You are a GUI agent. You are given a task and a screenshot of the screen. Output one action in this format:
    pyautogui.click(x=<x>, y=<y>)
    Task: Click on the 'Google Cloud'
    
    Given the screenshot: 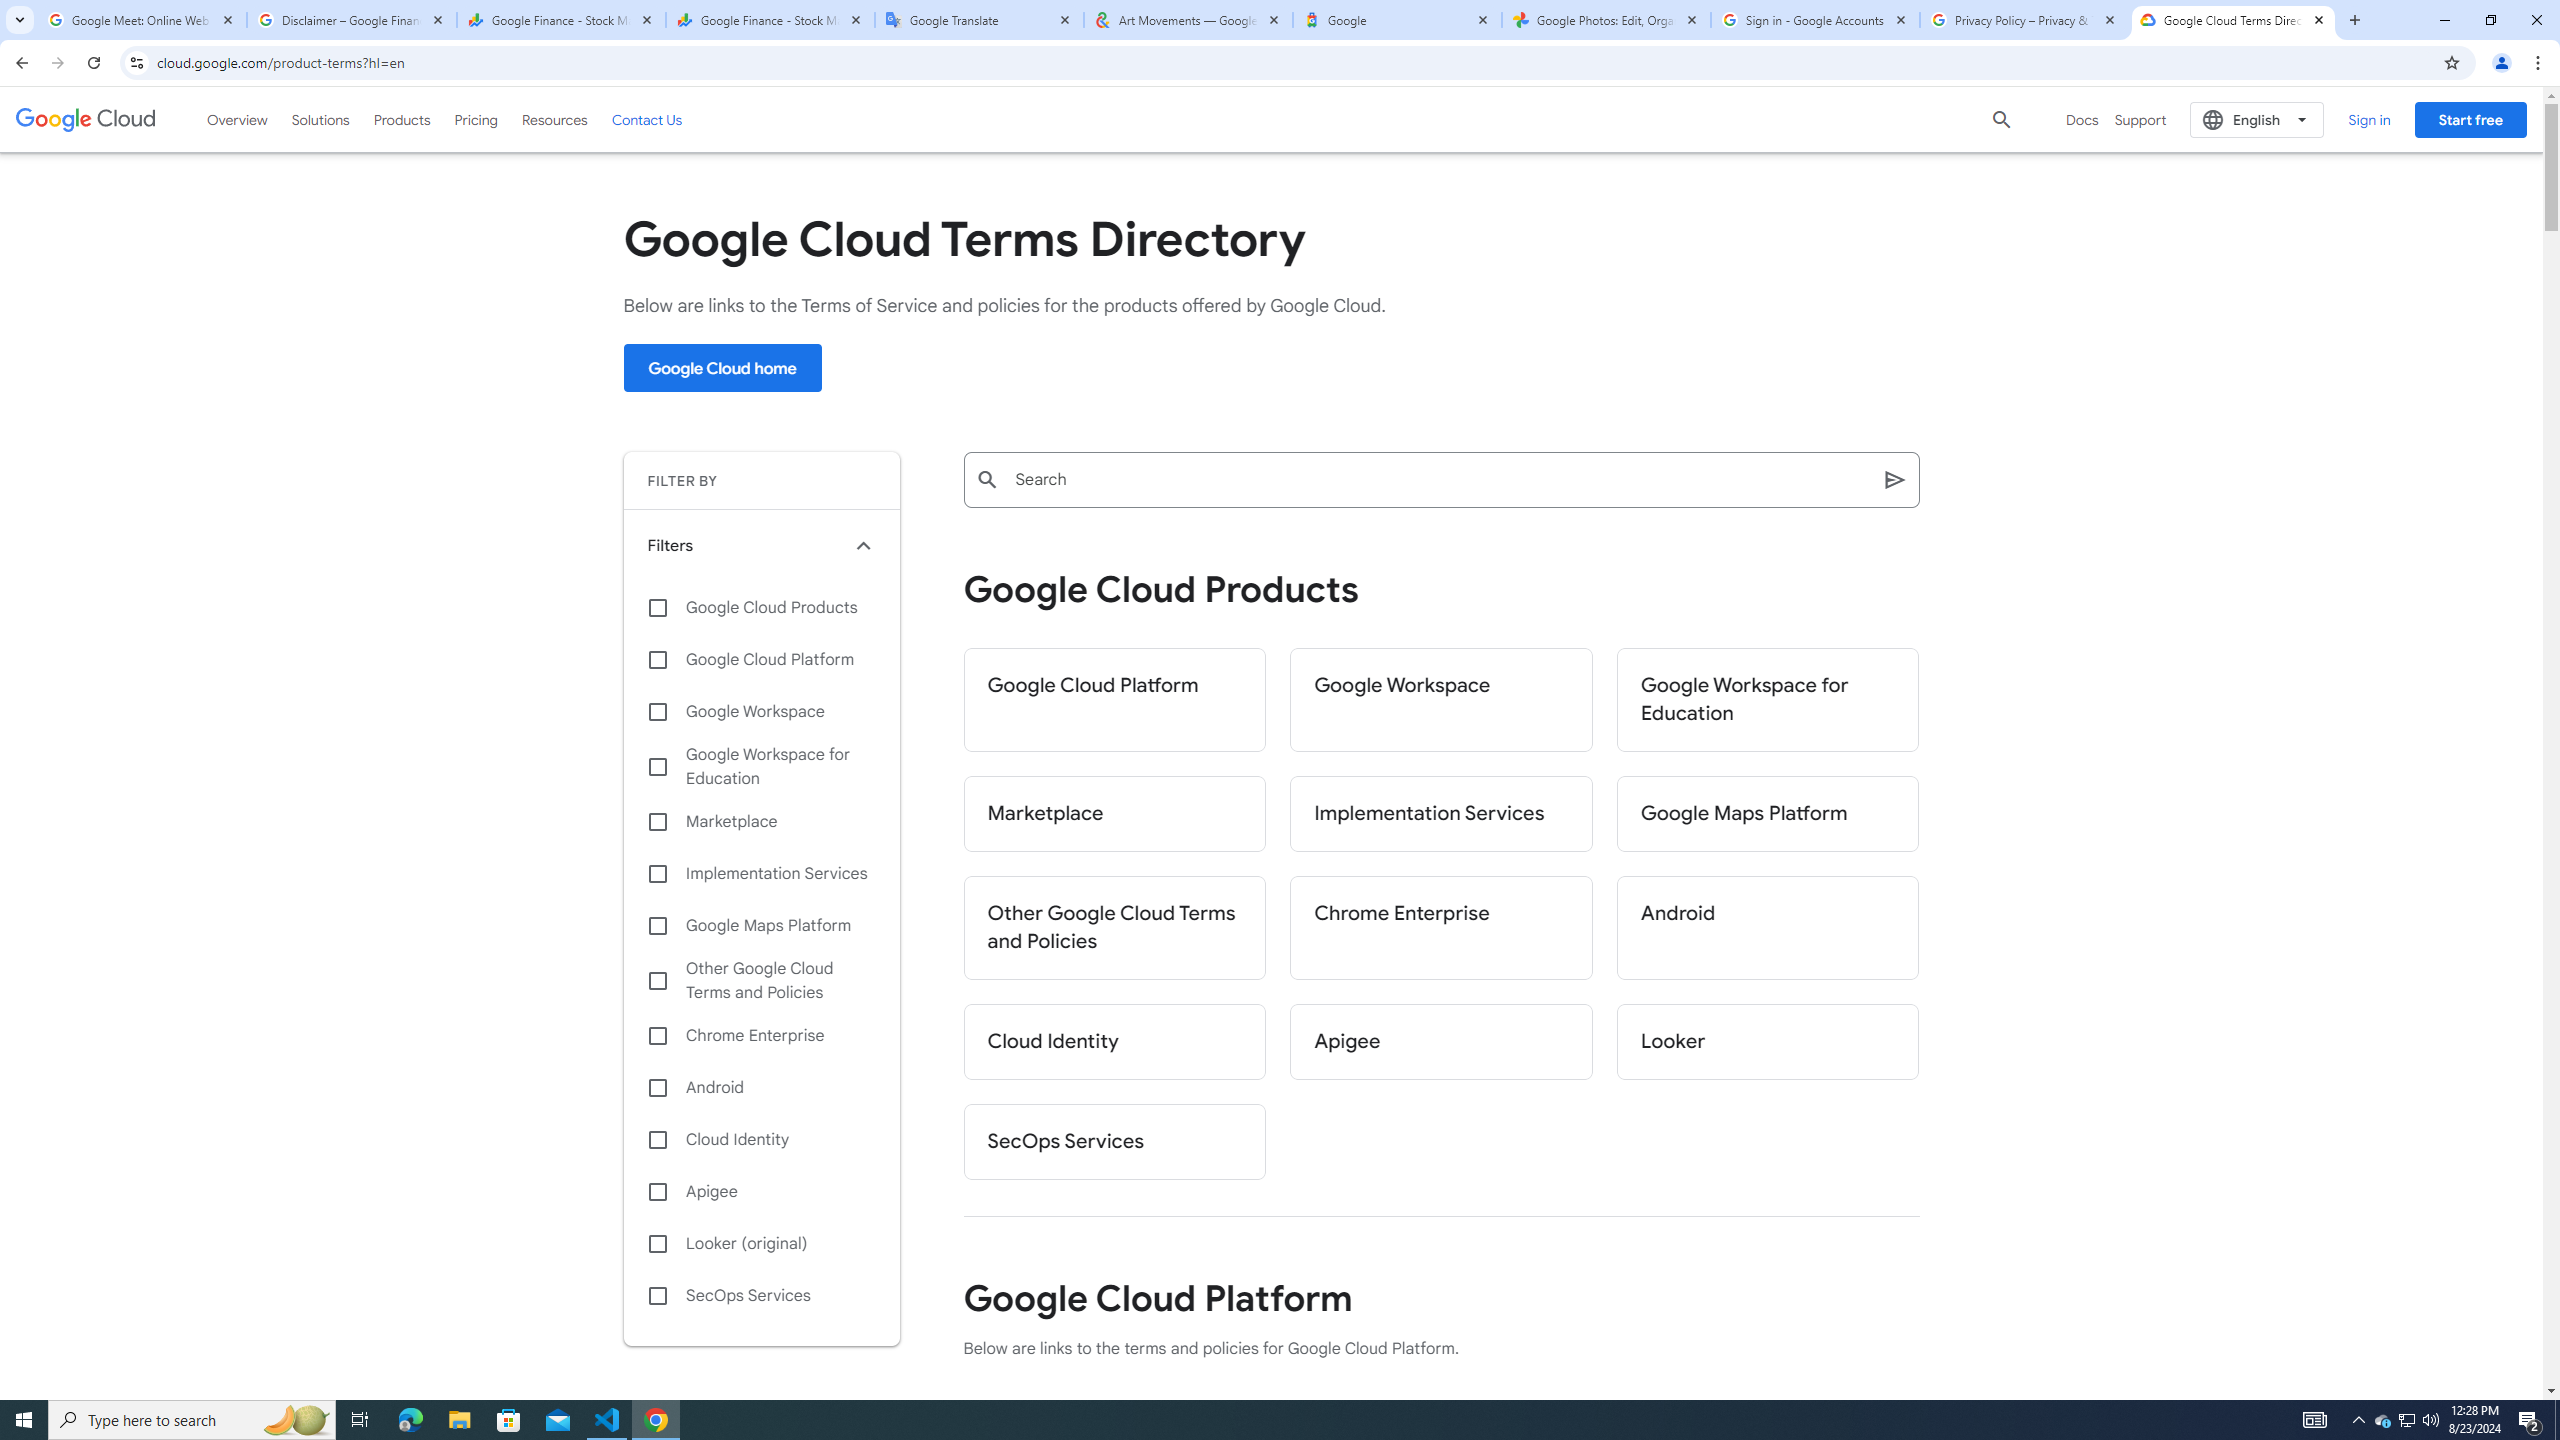 What is the action you would take?
    pyautogui.click(x=85, y=118)
    